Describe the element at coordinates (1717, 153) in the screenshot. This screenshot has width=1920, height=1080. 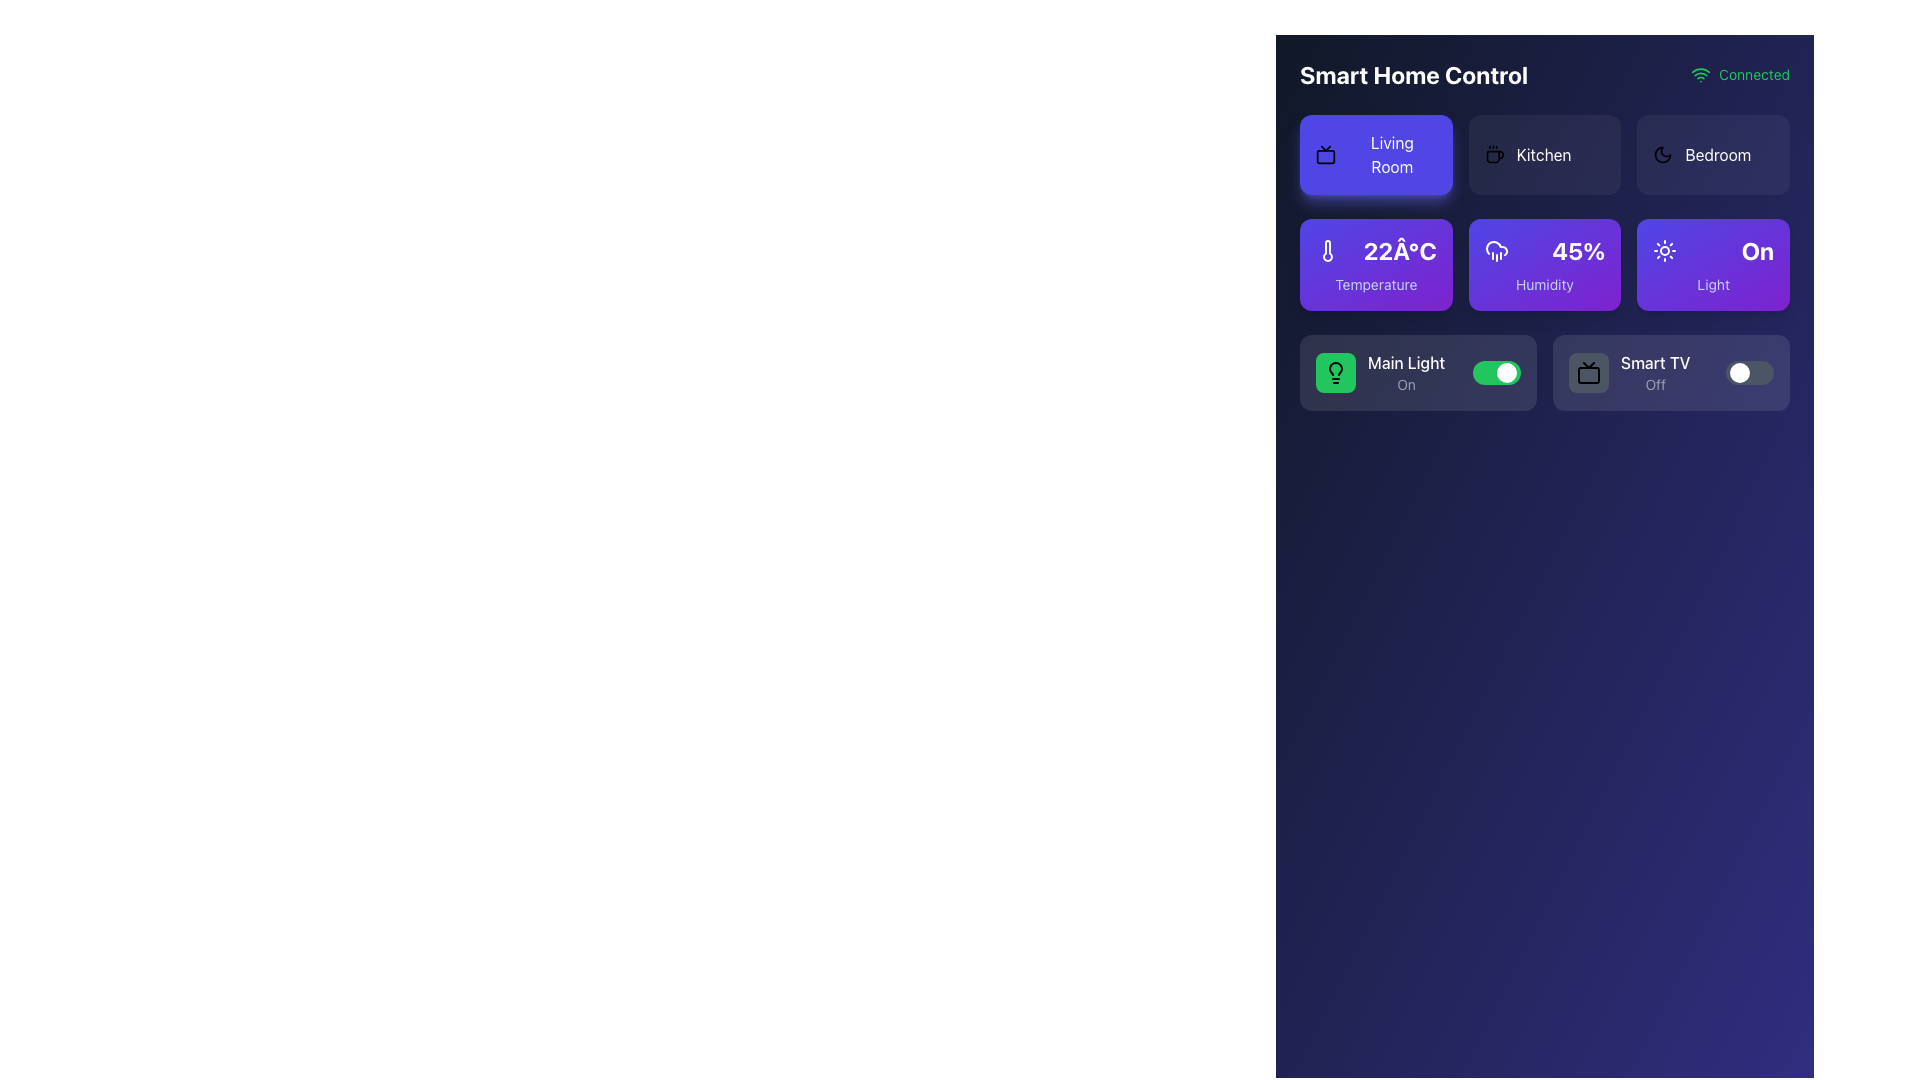
I see `the 'Bedroom' button located in the top-right section of the interface` at that location.